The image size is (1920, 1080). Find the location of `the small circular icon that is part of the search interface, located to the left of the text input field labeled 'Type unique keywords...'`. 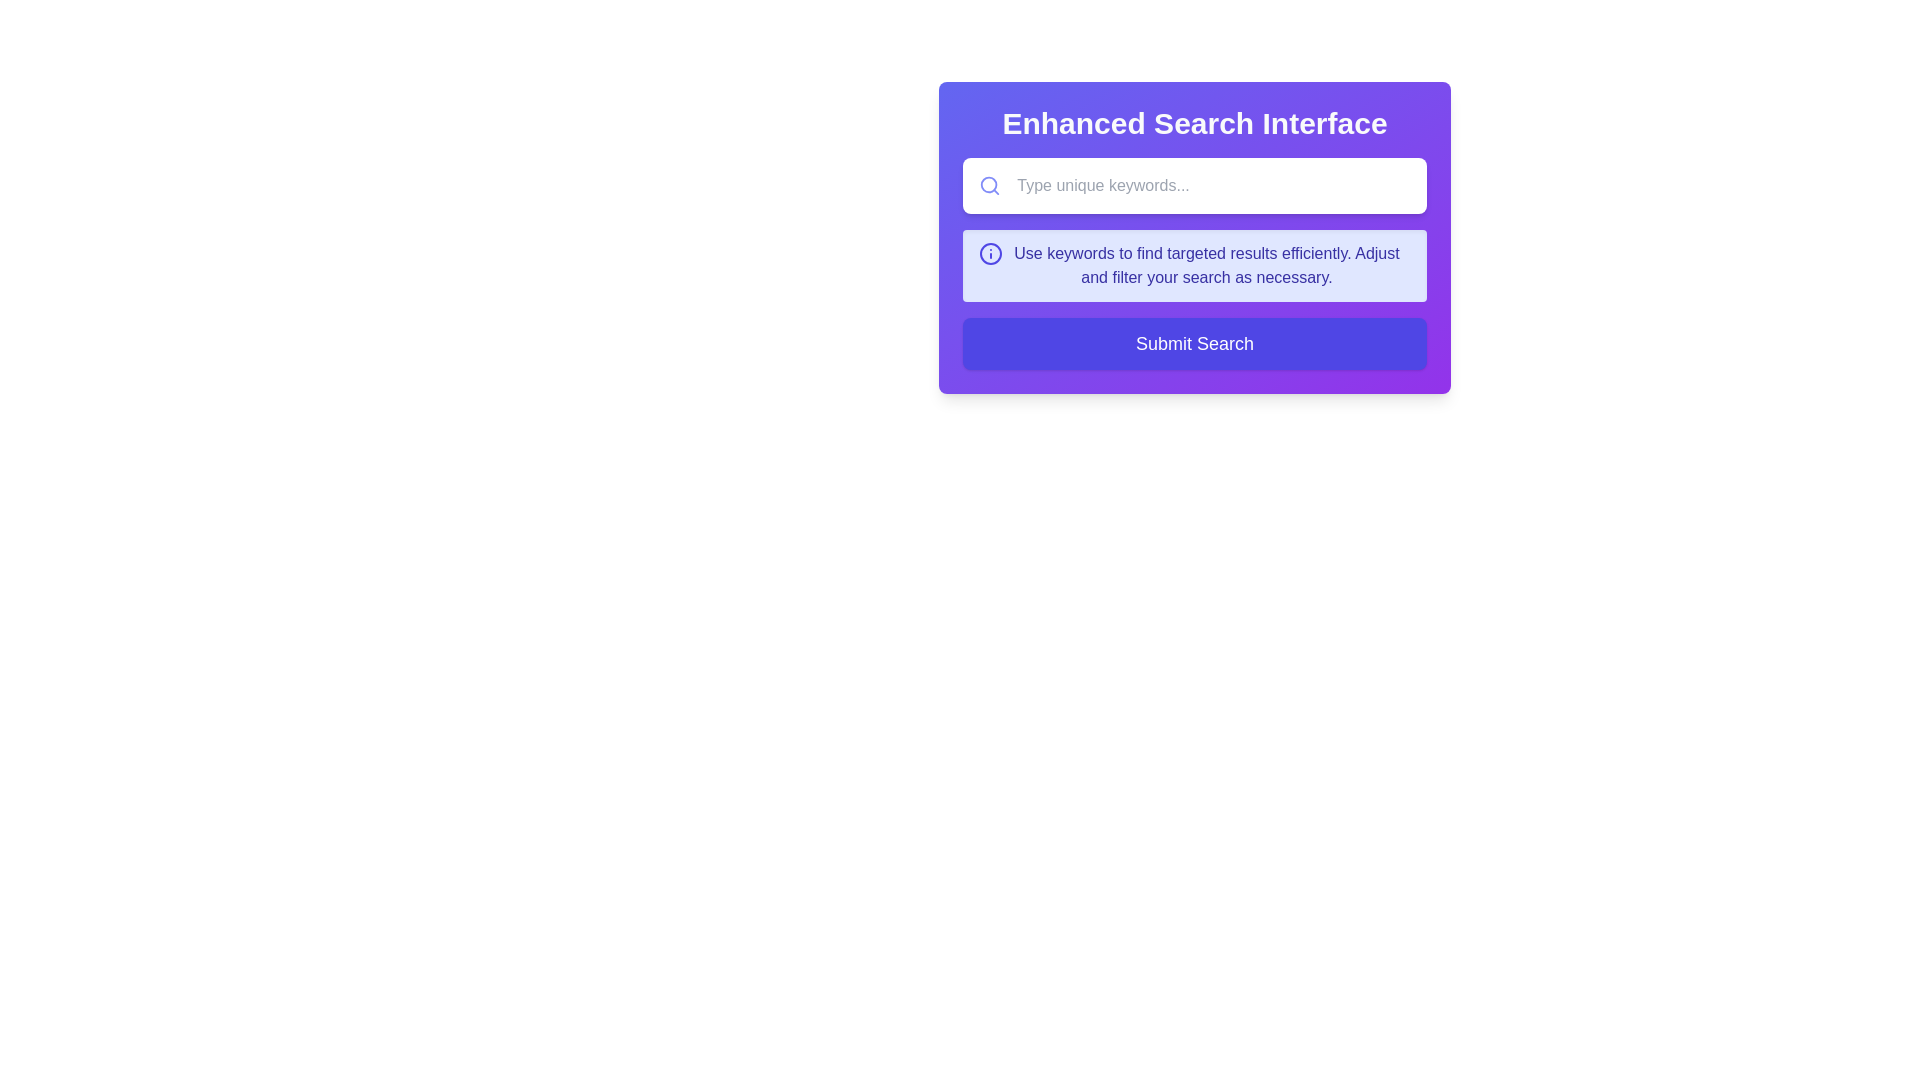

the small circular icon that is part of the search interface, located to the left of the text input field labeled 'Type unique keywords...' is located at coordinates (989, 185).